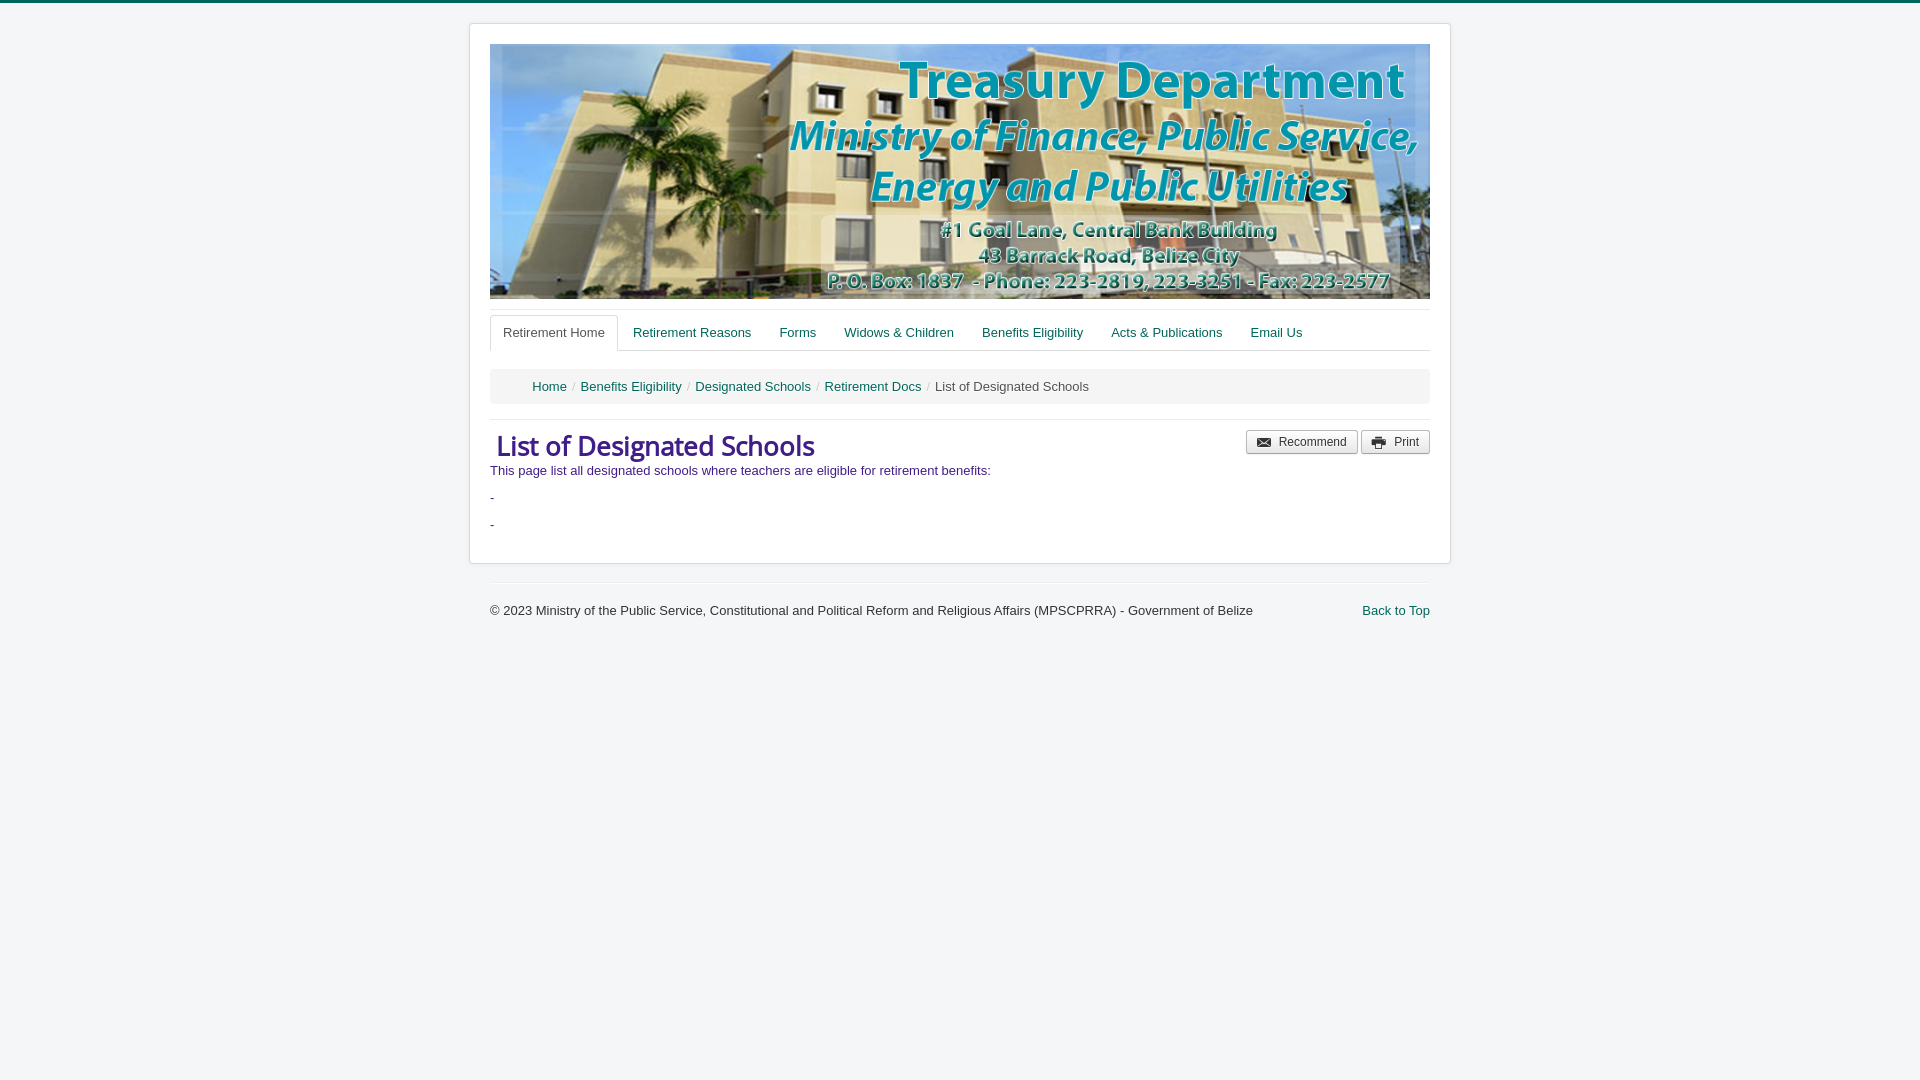 The image size is (1920, 1080). What do you see at coordinates (549, 386) in the screenshot?
I see `'Home'` at bounding box center [549, 386].